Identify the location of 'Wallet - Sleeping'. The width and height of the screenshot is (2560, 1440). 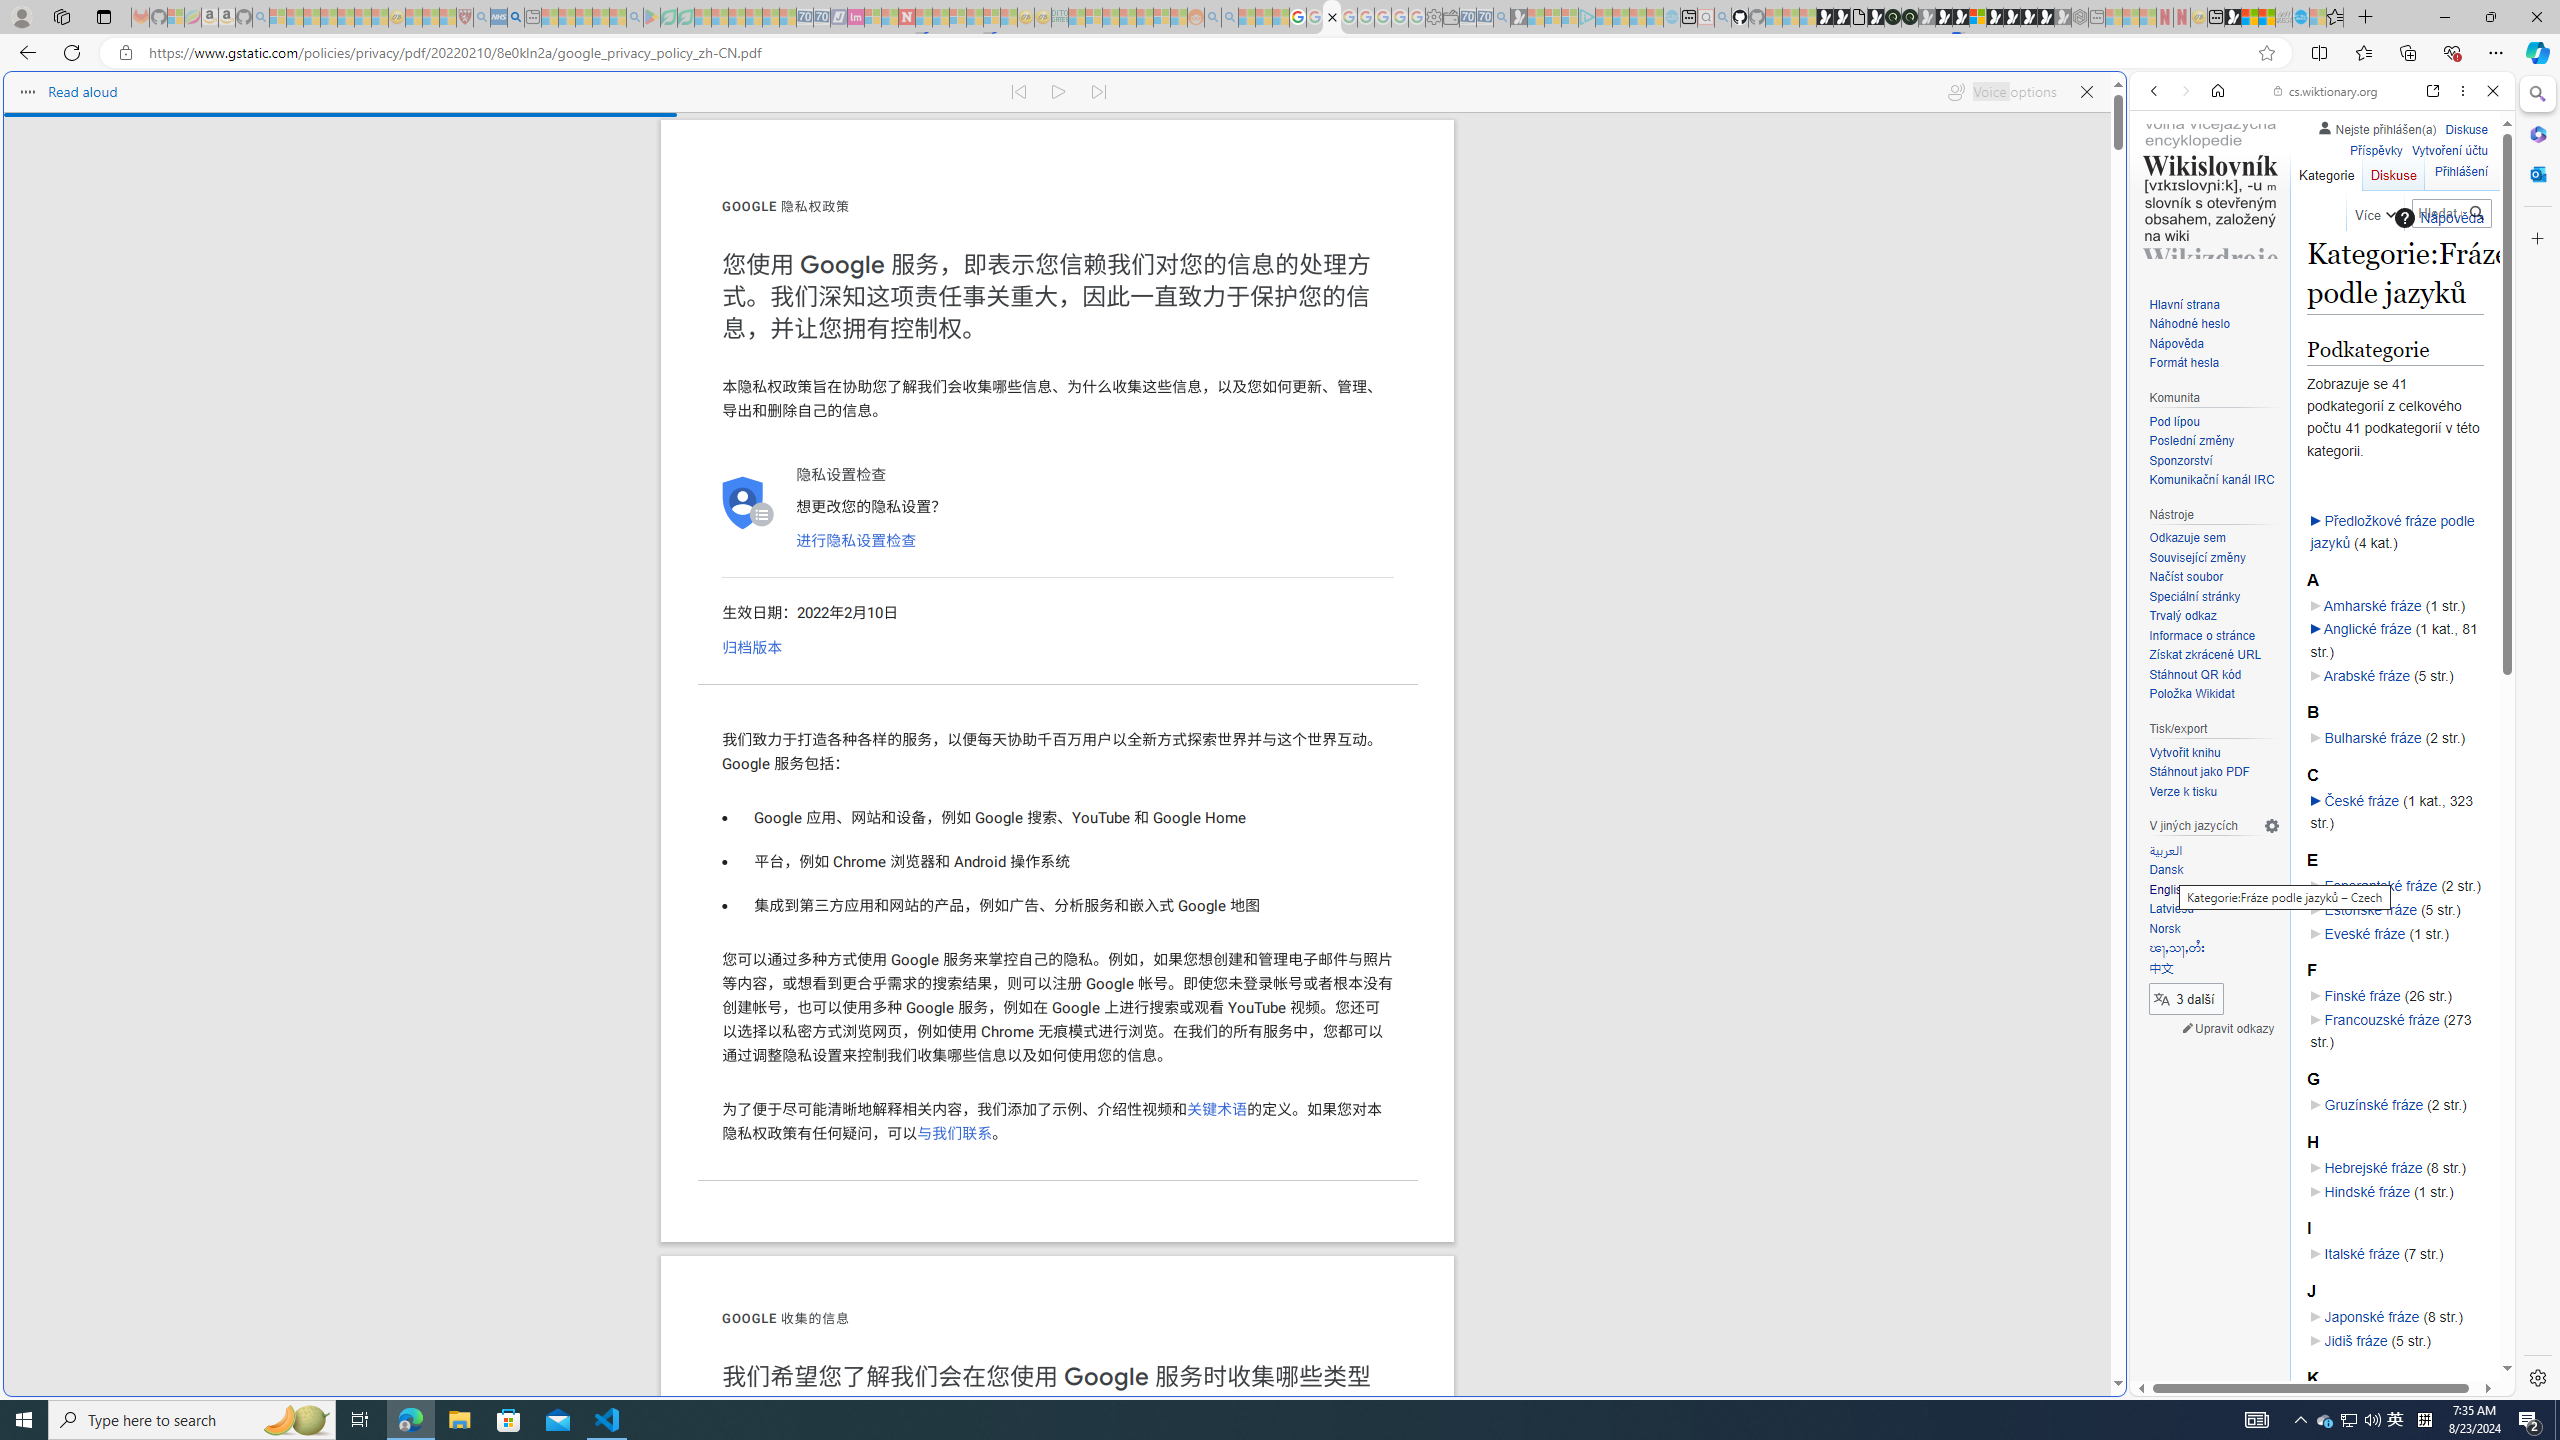
(1450, 16).